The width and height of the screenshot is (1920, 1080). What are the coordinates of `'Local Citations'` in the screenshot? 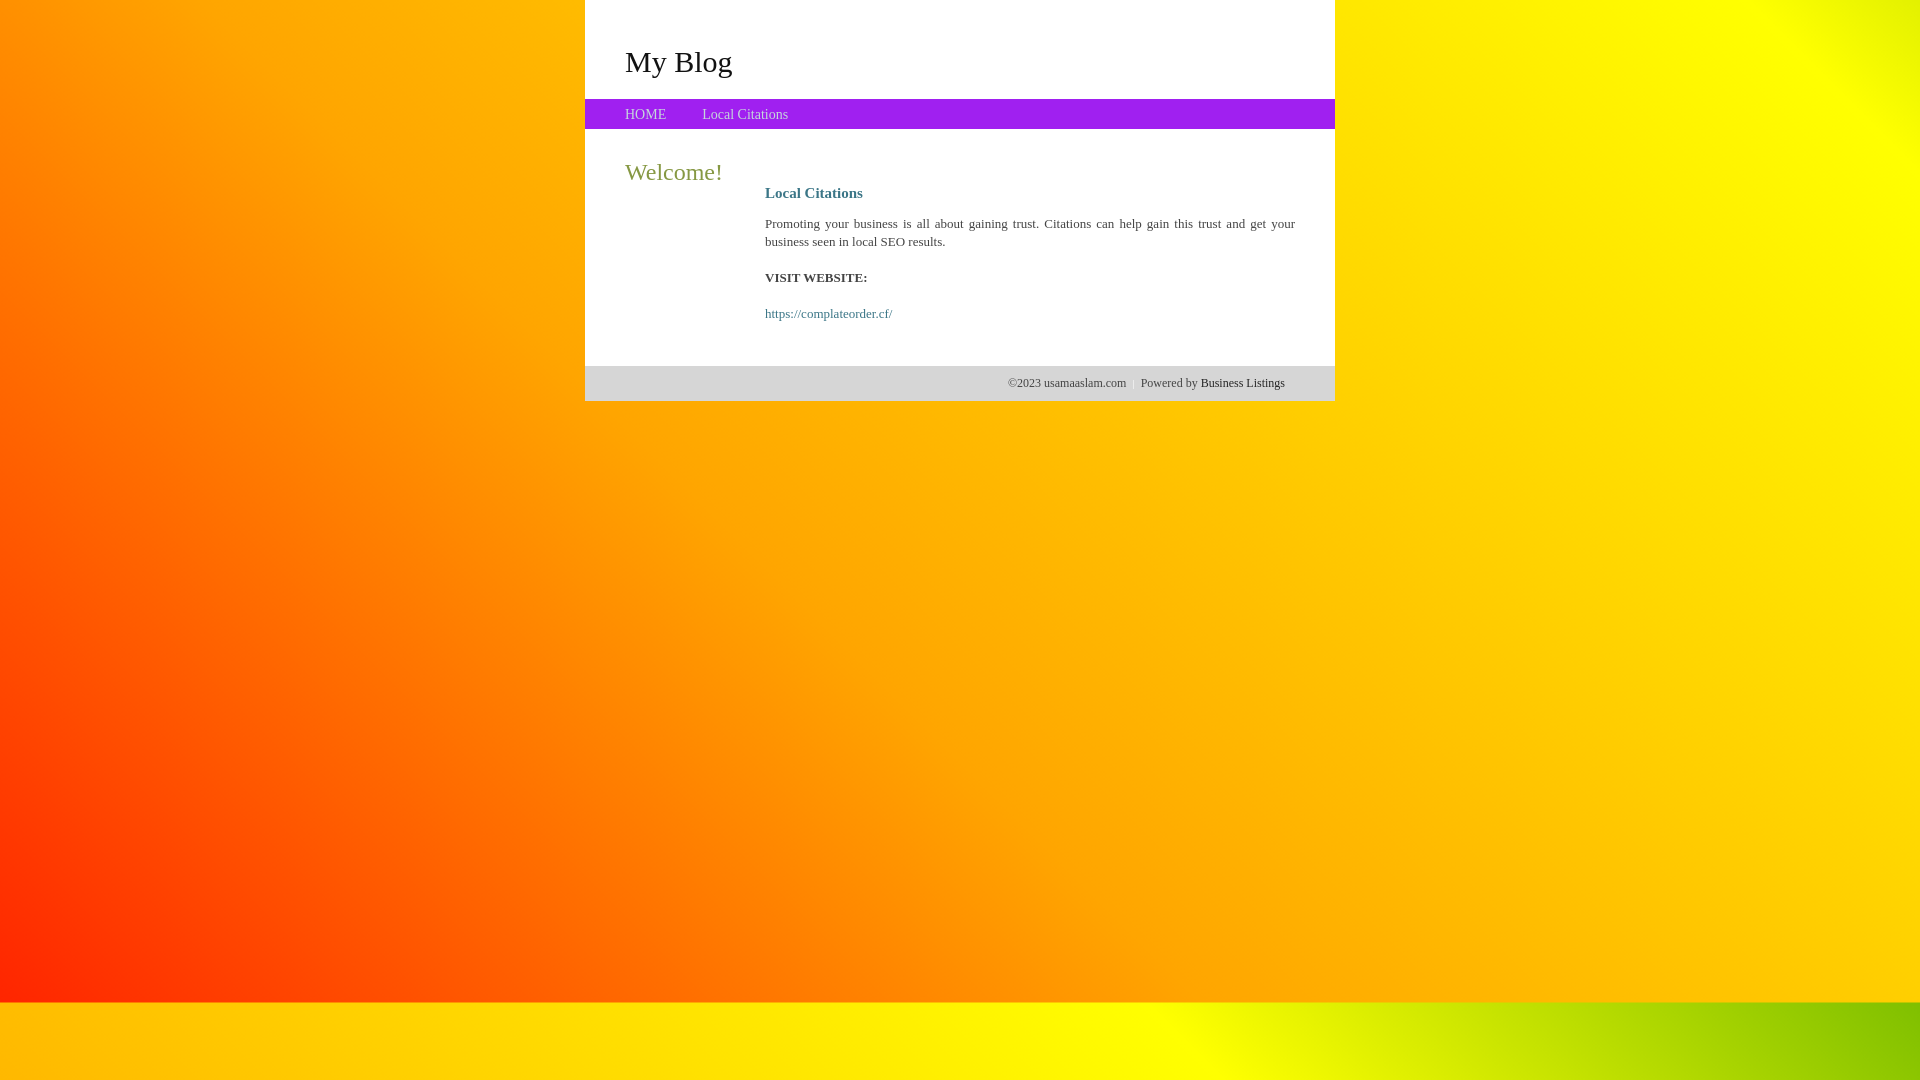 It's located at (701, 114).